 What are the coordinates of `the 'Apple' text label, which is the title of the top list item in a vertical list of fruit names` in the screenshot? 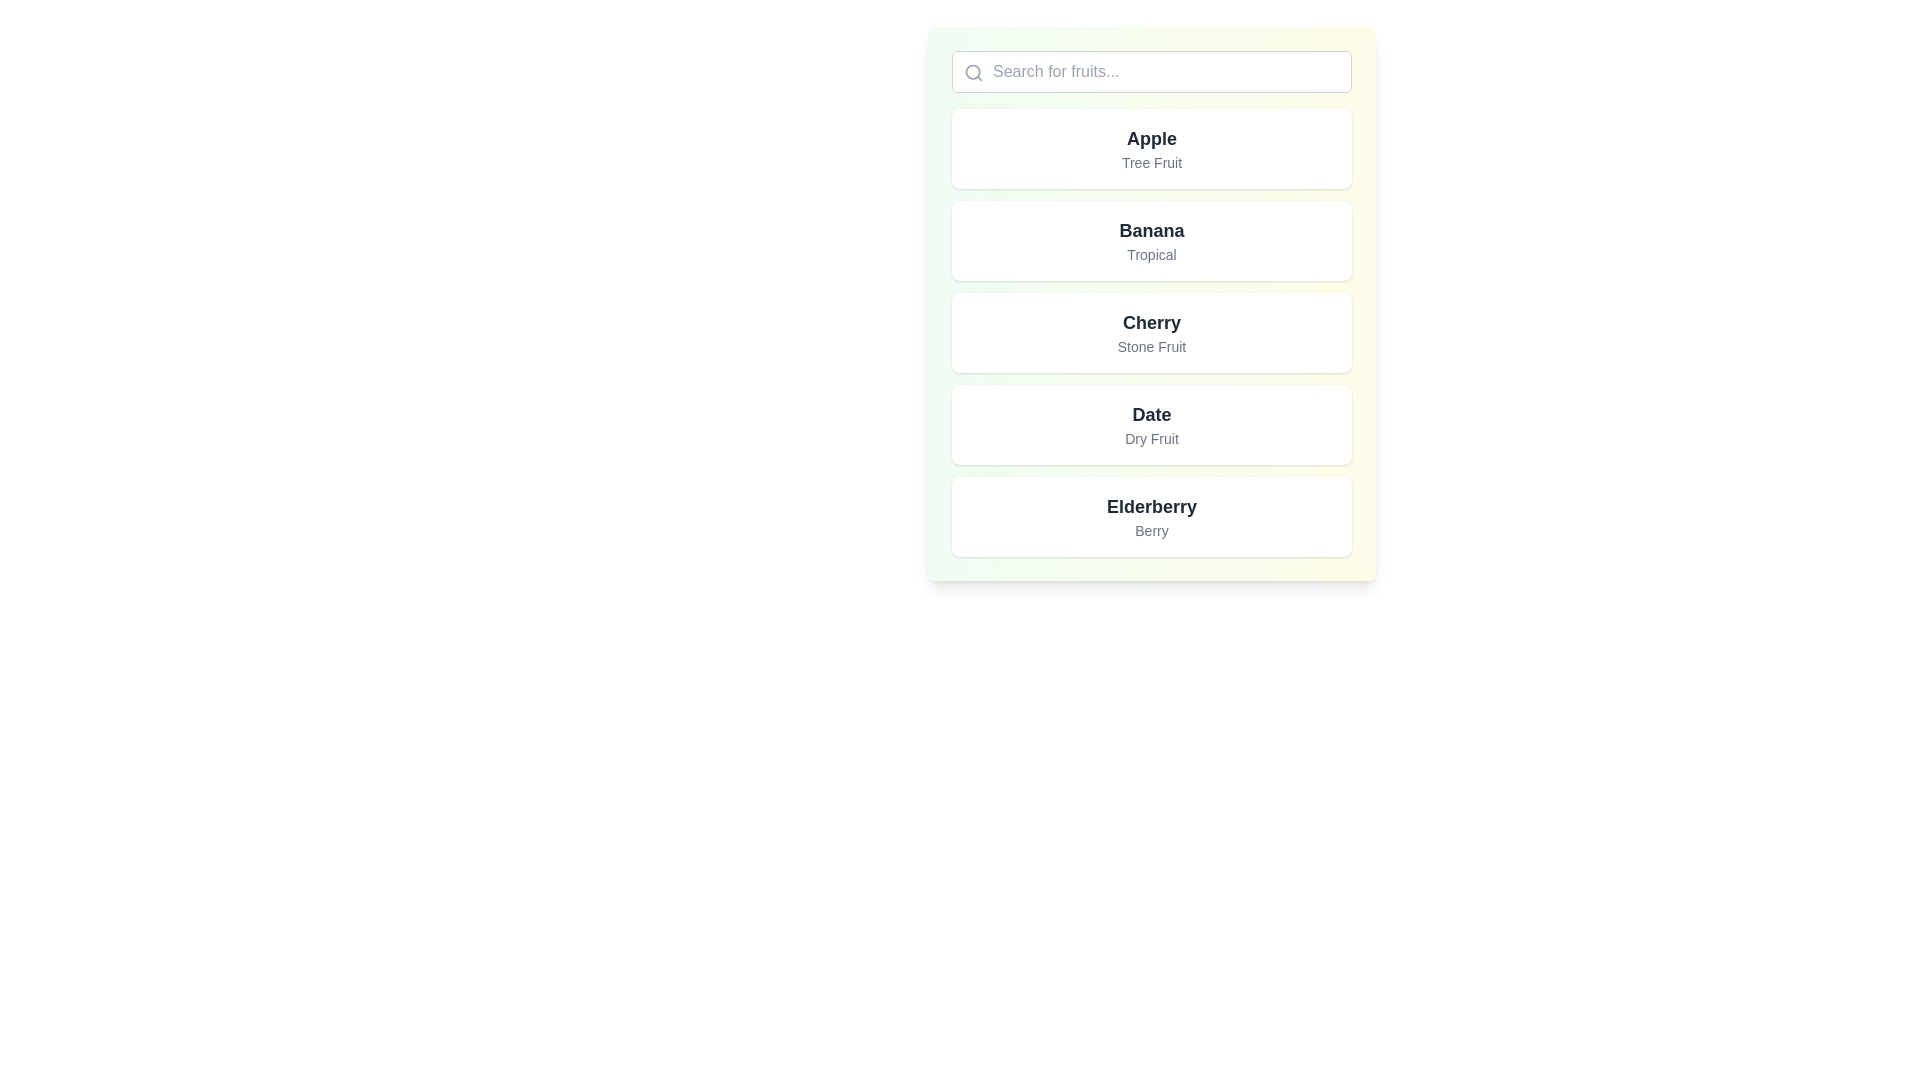 It's located at (1152, 137).